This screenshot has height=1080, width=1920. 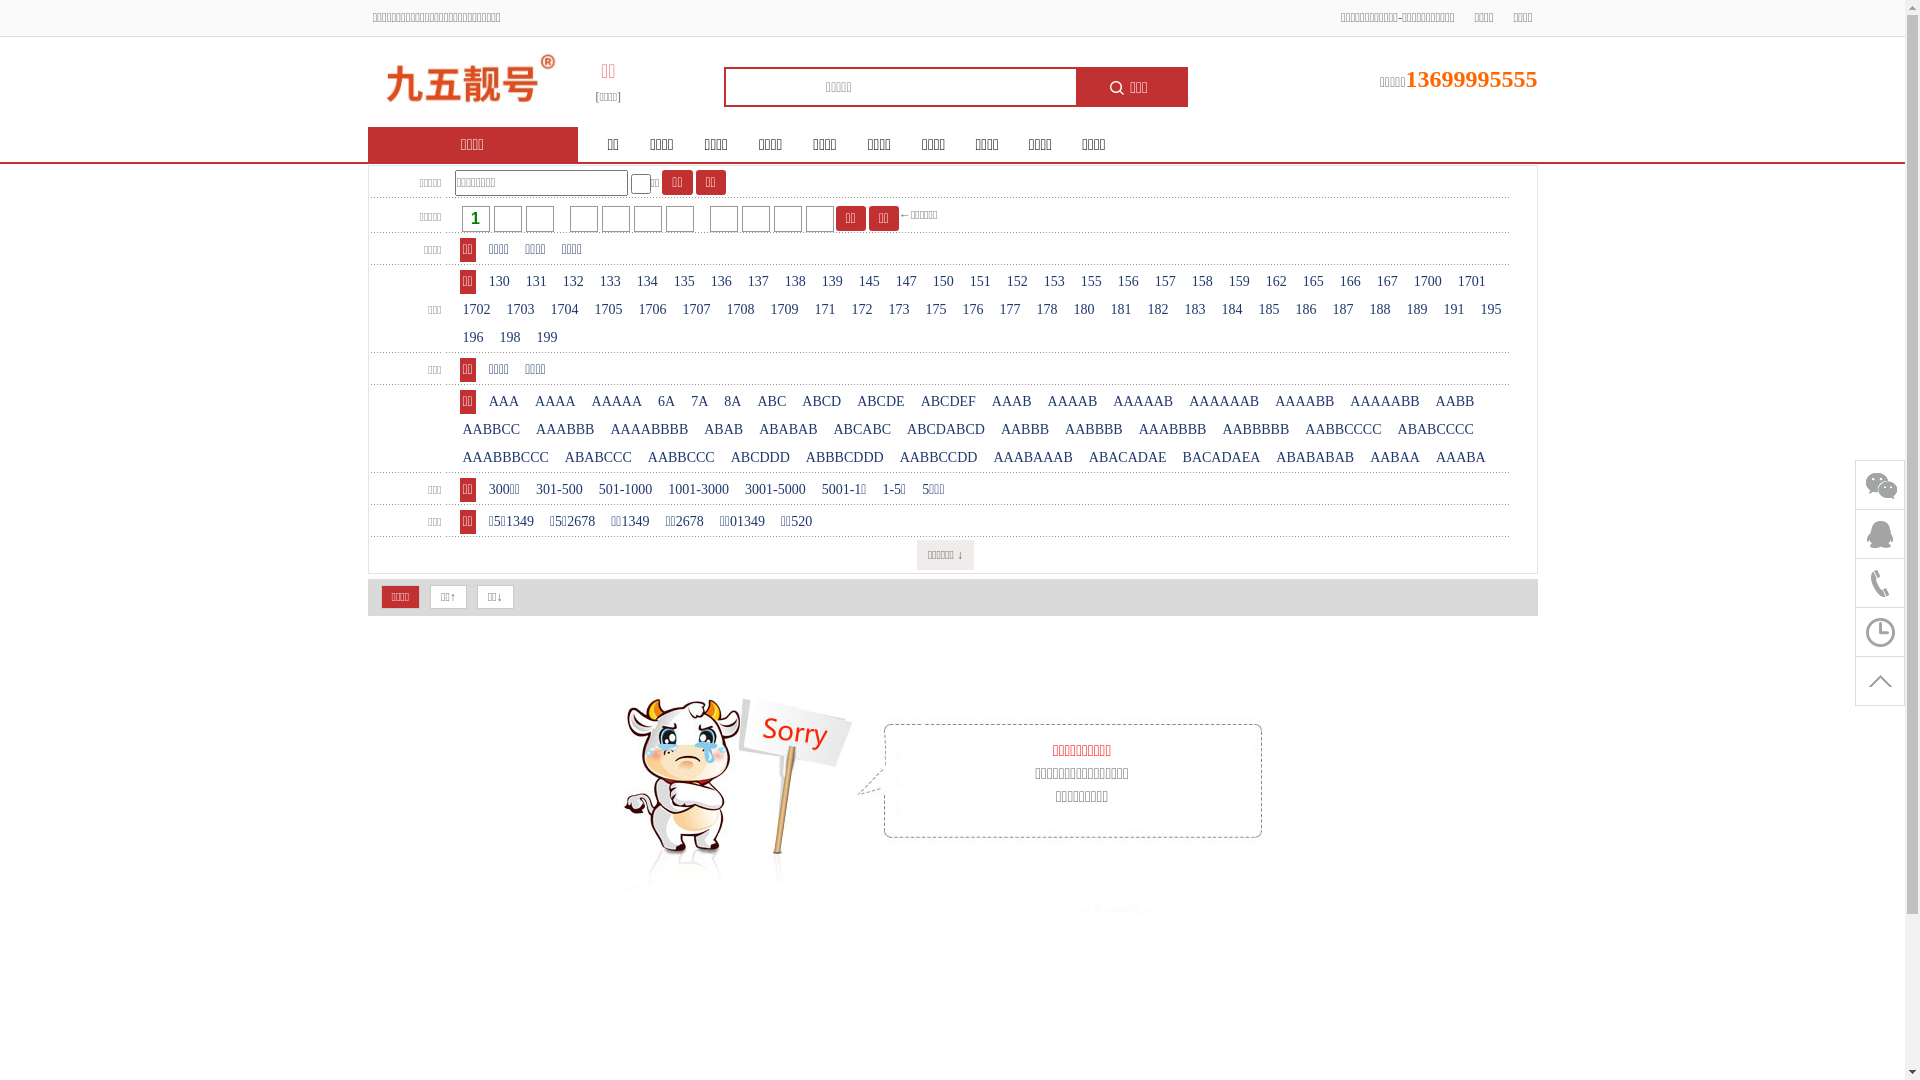 I want to click on 'ABC', so click(x=752, y=401).